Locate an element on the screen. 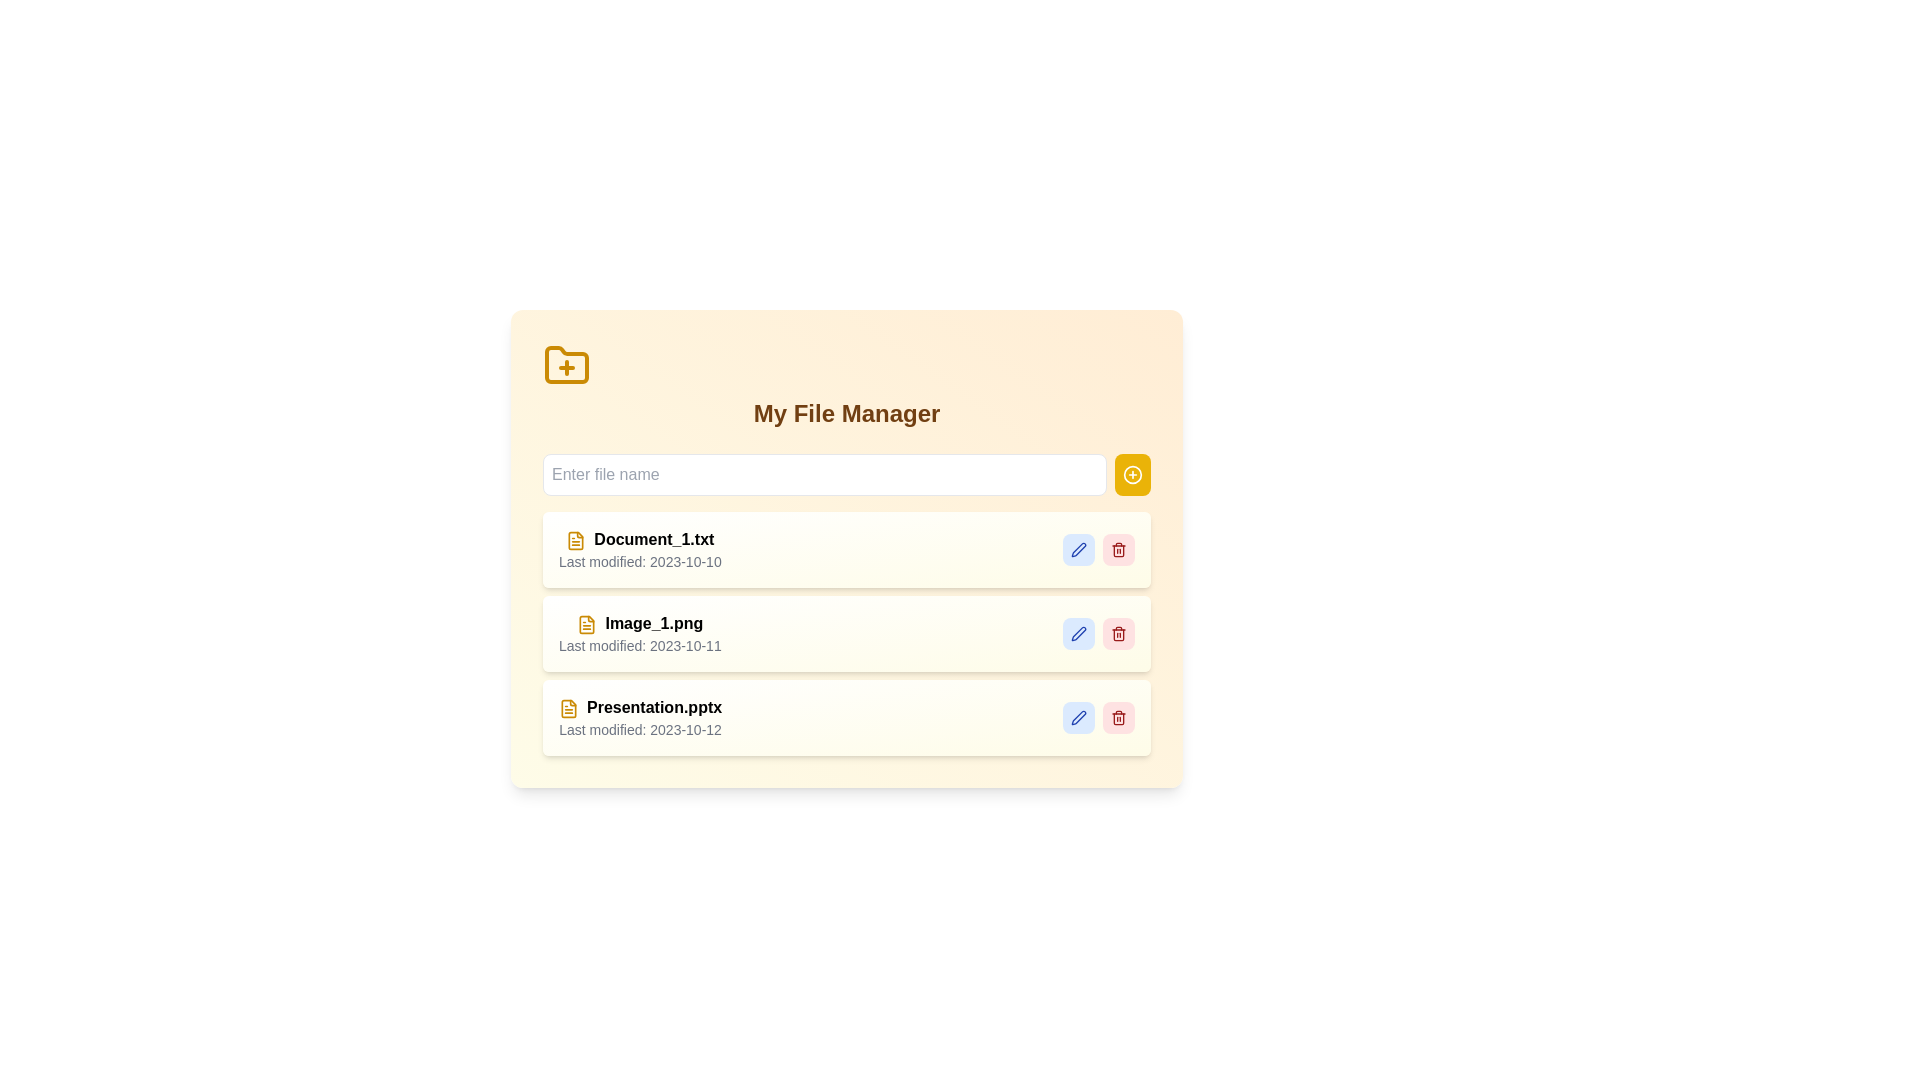  the edit button located in the third row of the file list for 'Presentation.pptx', which allows users is located at coordinates (1078, 716).